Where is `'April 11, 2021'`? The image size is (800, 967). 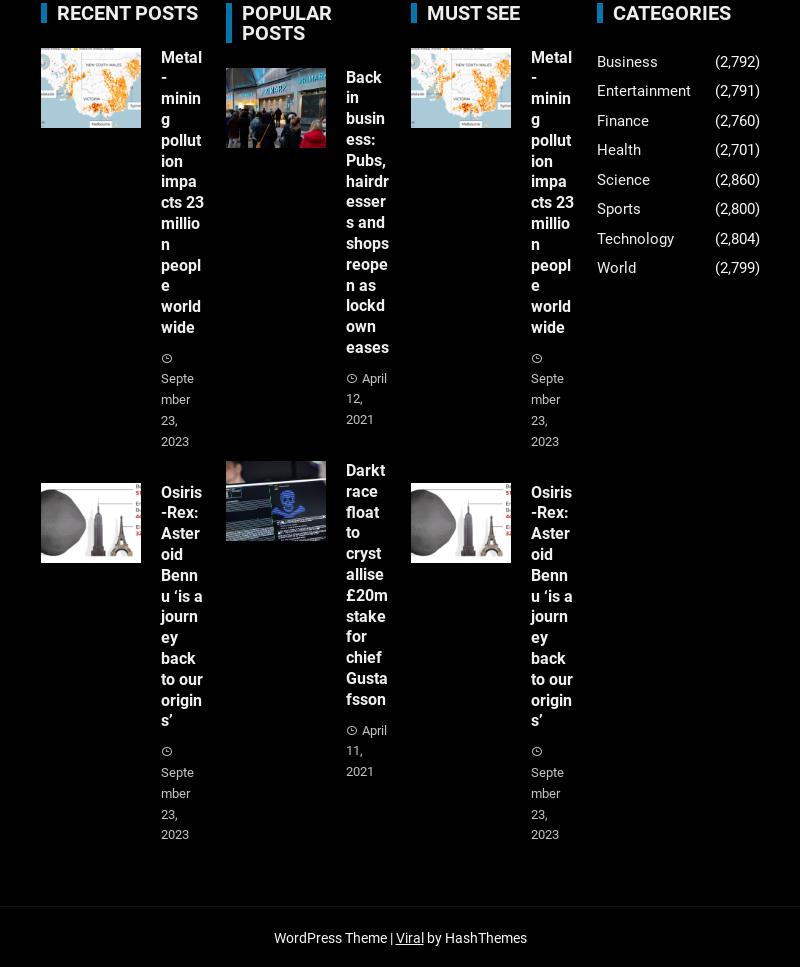 'April 11, 2021' is located at coordinates (366, 750).